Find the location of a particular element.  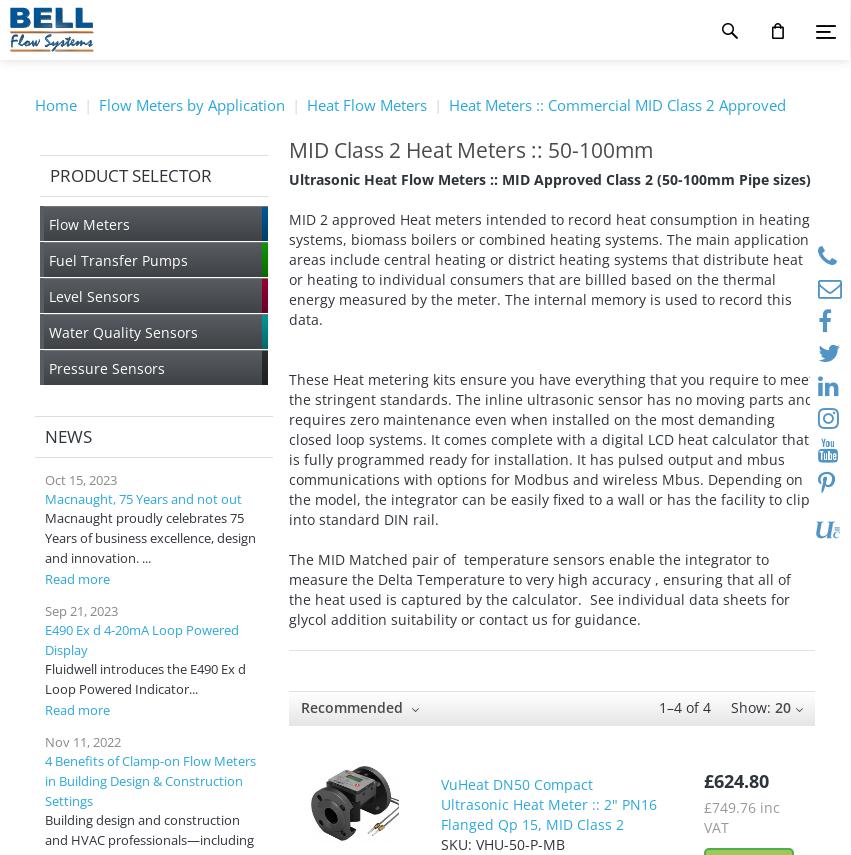

'Home' is located at coordinates (55, 103).